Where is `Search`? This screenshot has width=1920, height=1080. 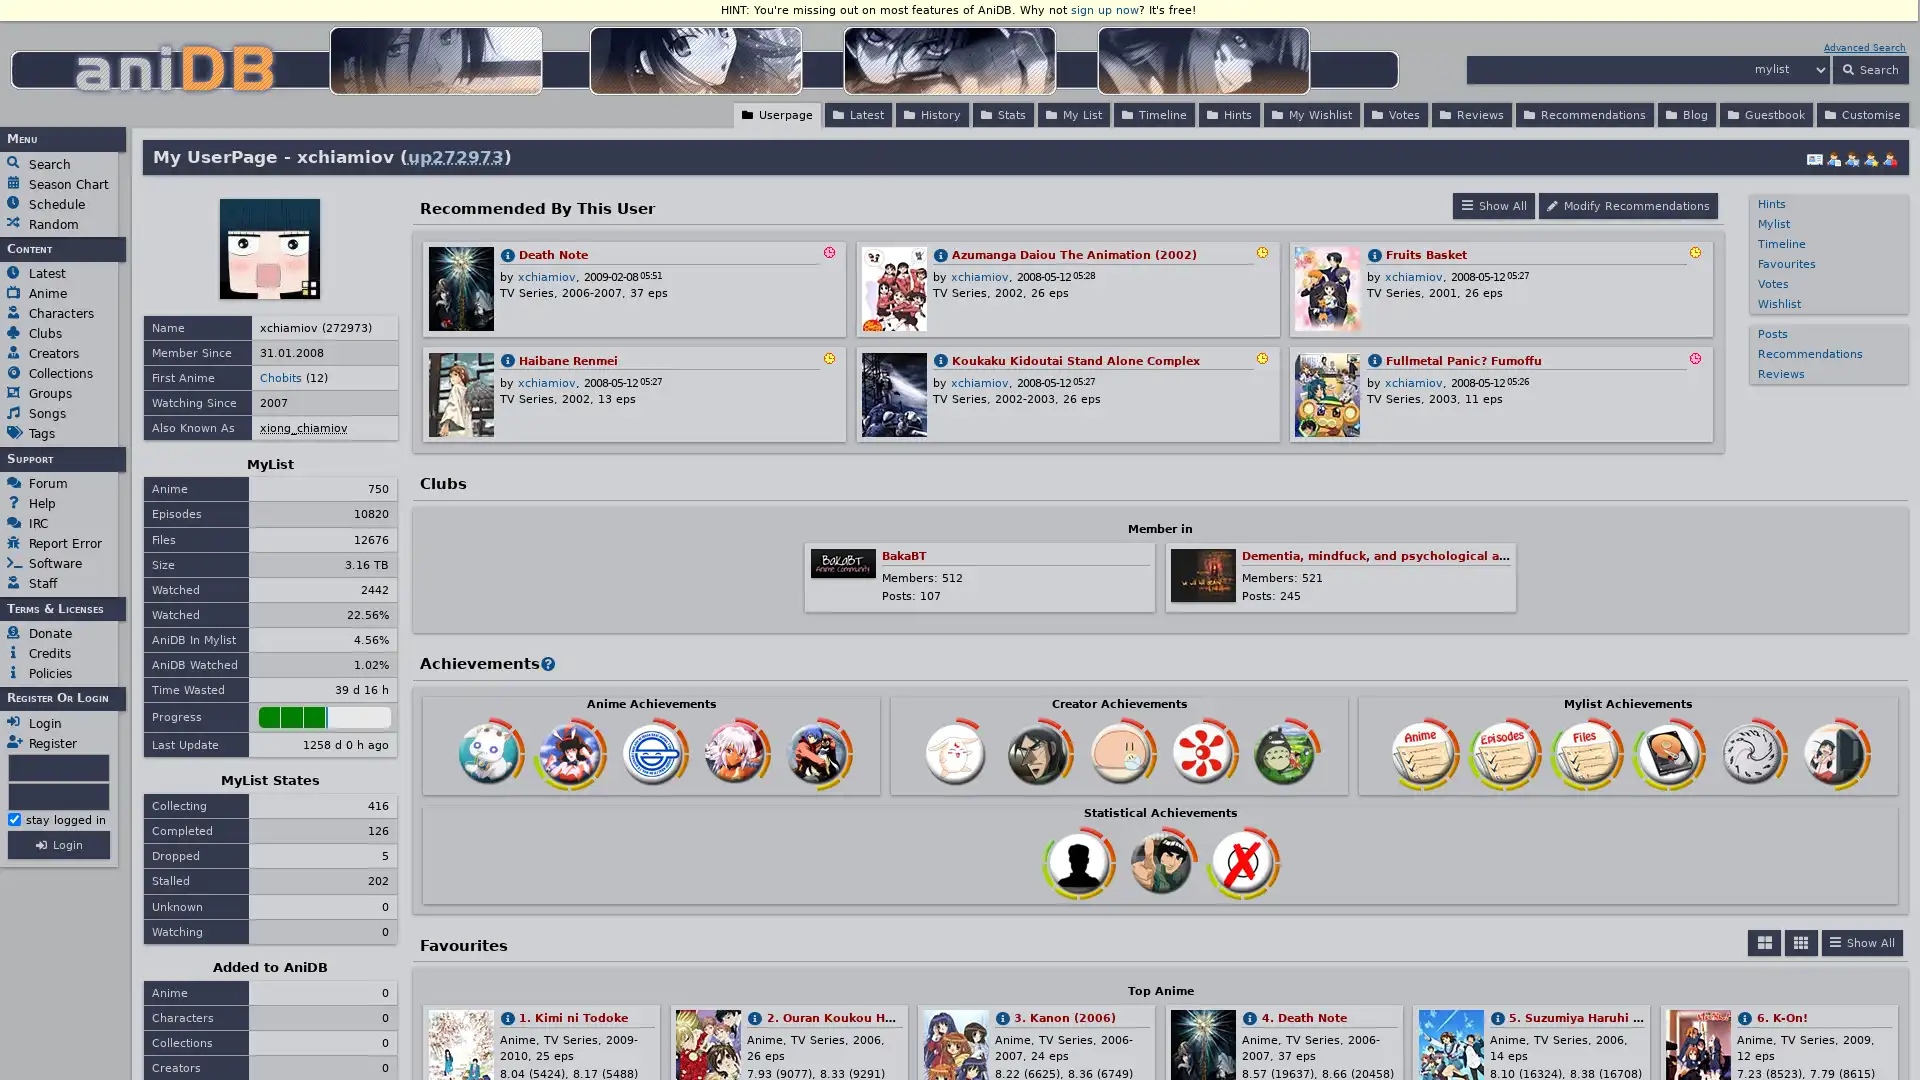 Search is located at coordinates (1869, 68).